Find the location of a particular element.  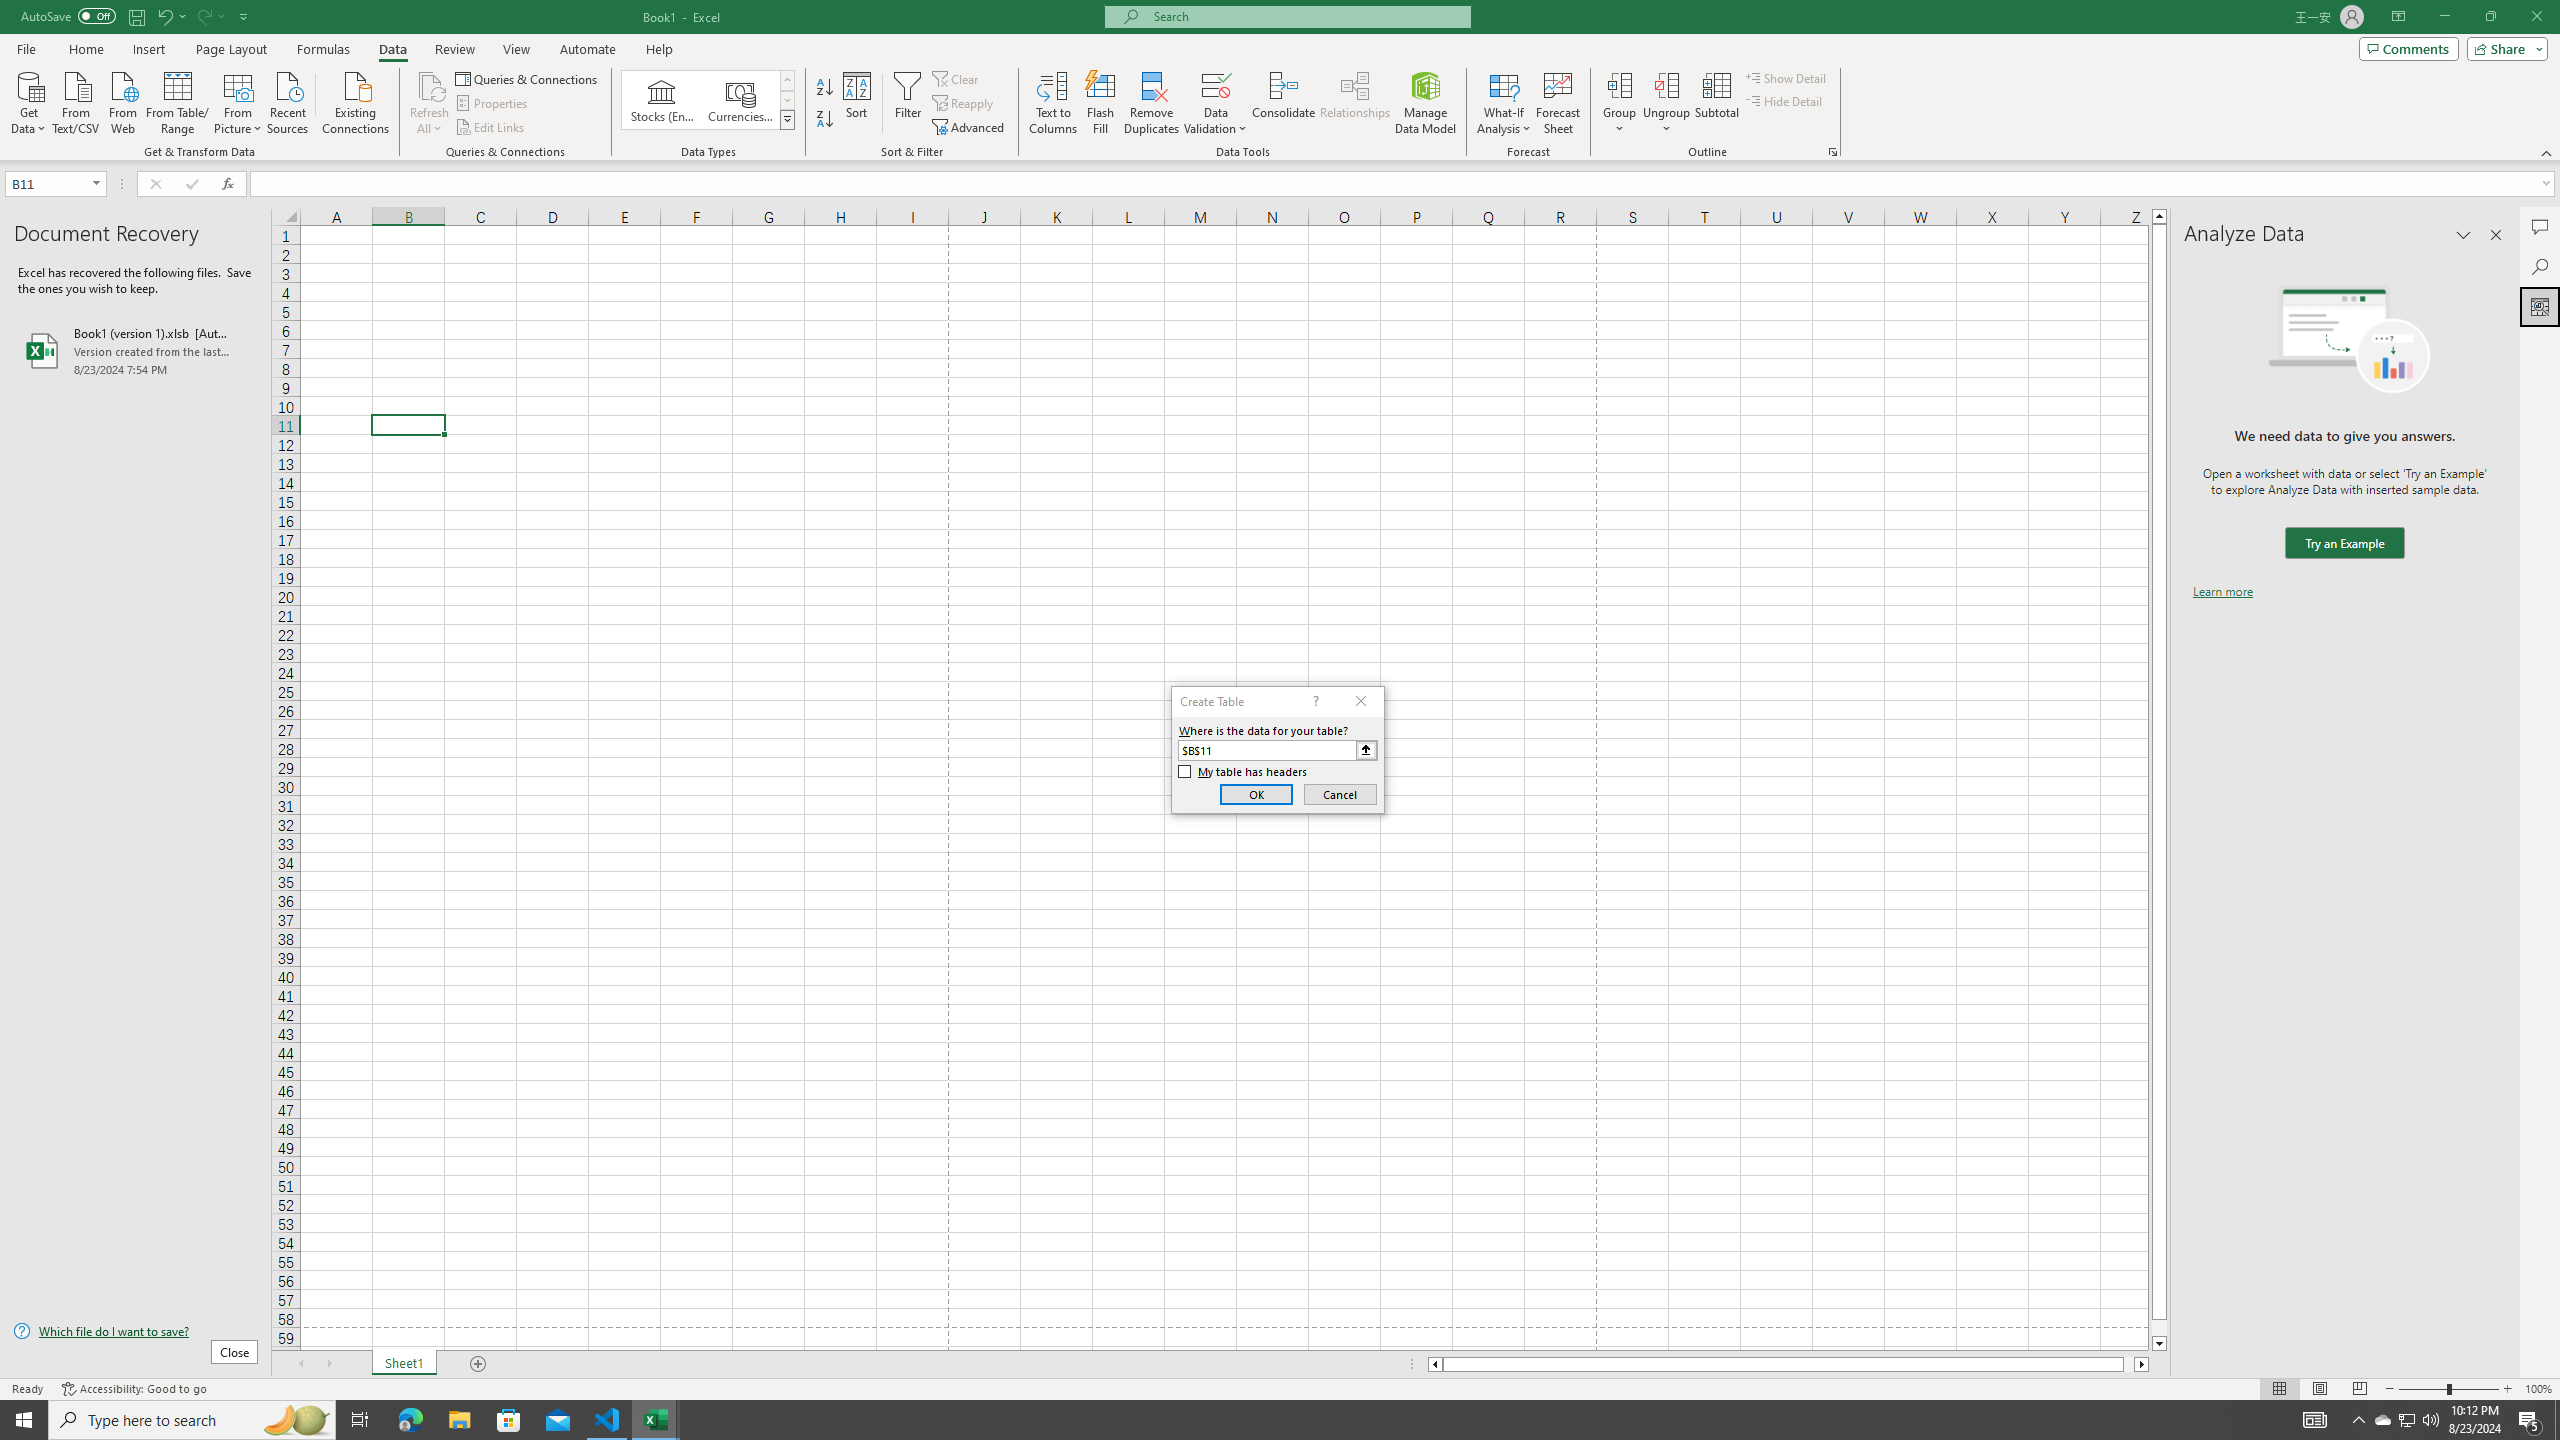

'Filter' is located at coordinates (906, 103).